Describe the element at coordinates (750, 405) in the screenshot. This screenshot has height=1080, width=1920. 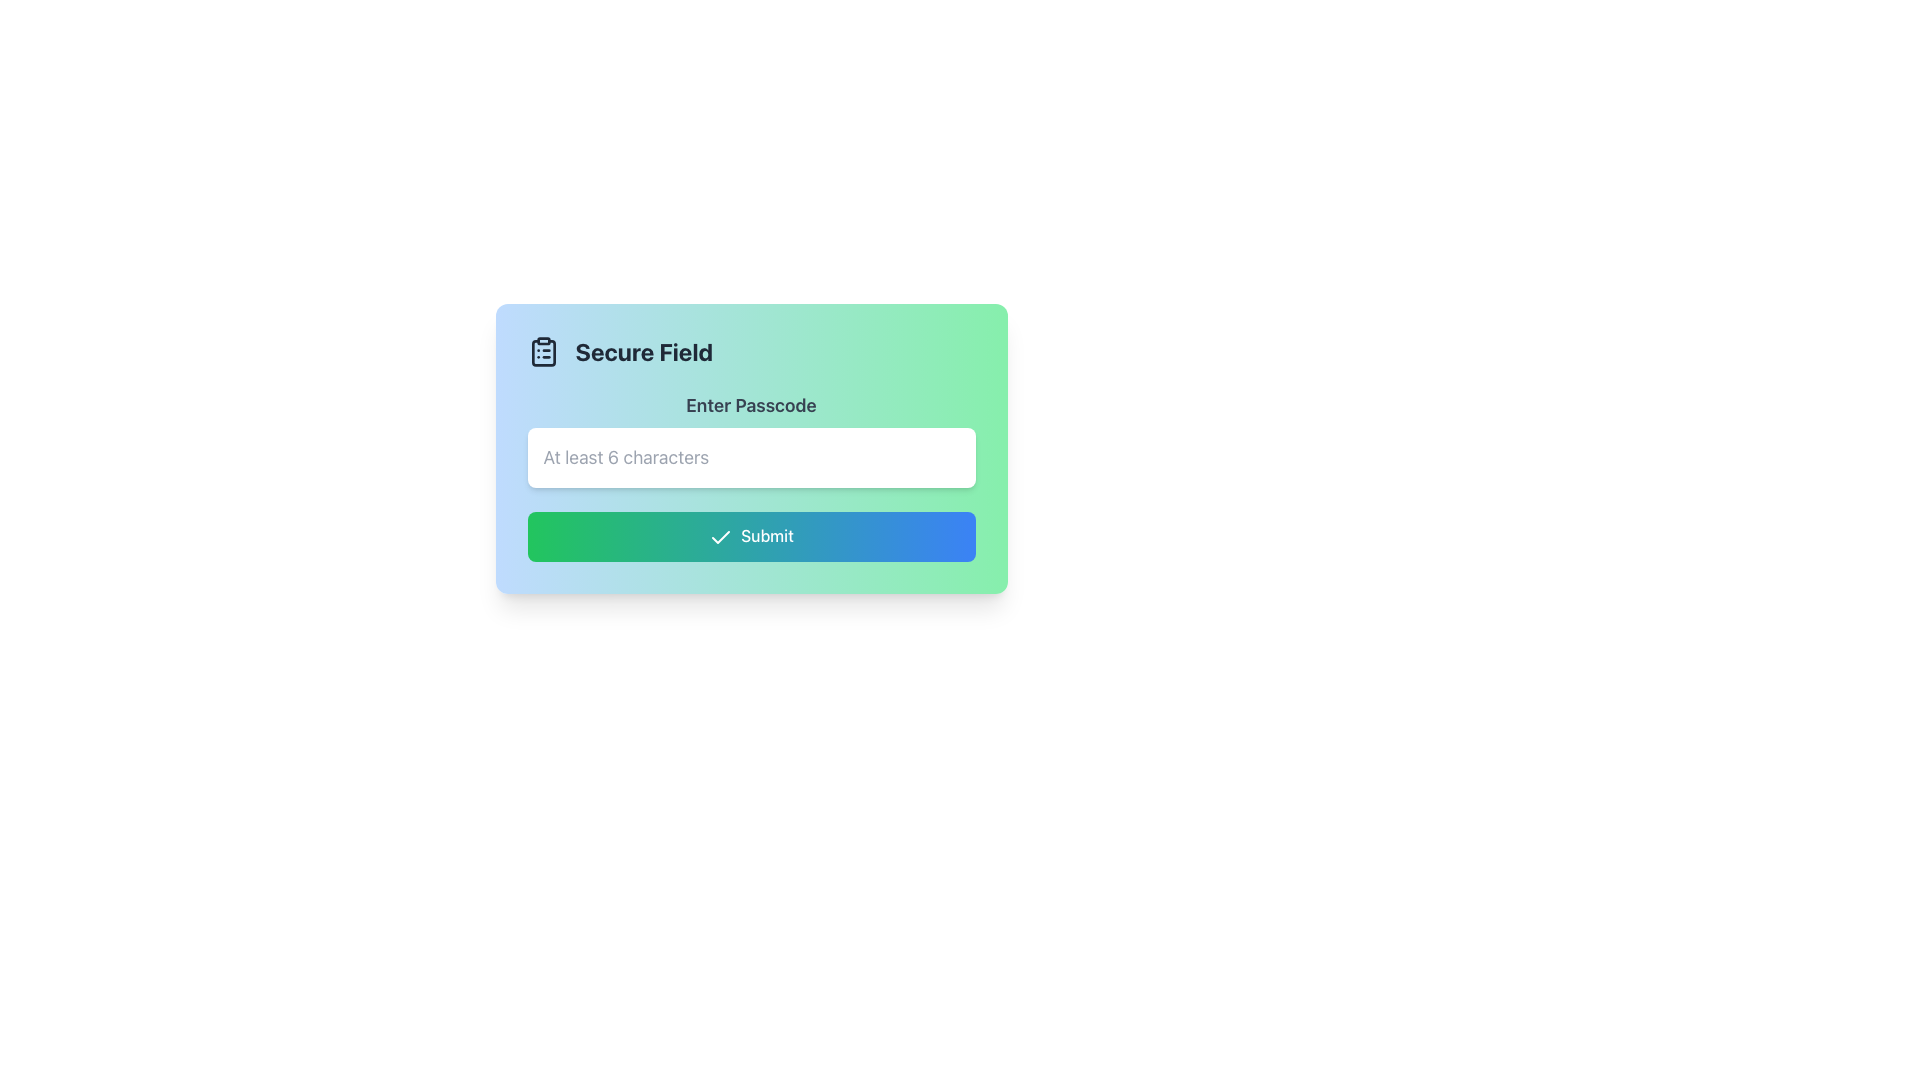
I see `the text label displaying 'Enter Passcode', which is bold and dark gray, located below the 'Secure Field' section title` at that location.